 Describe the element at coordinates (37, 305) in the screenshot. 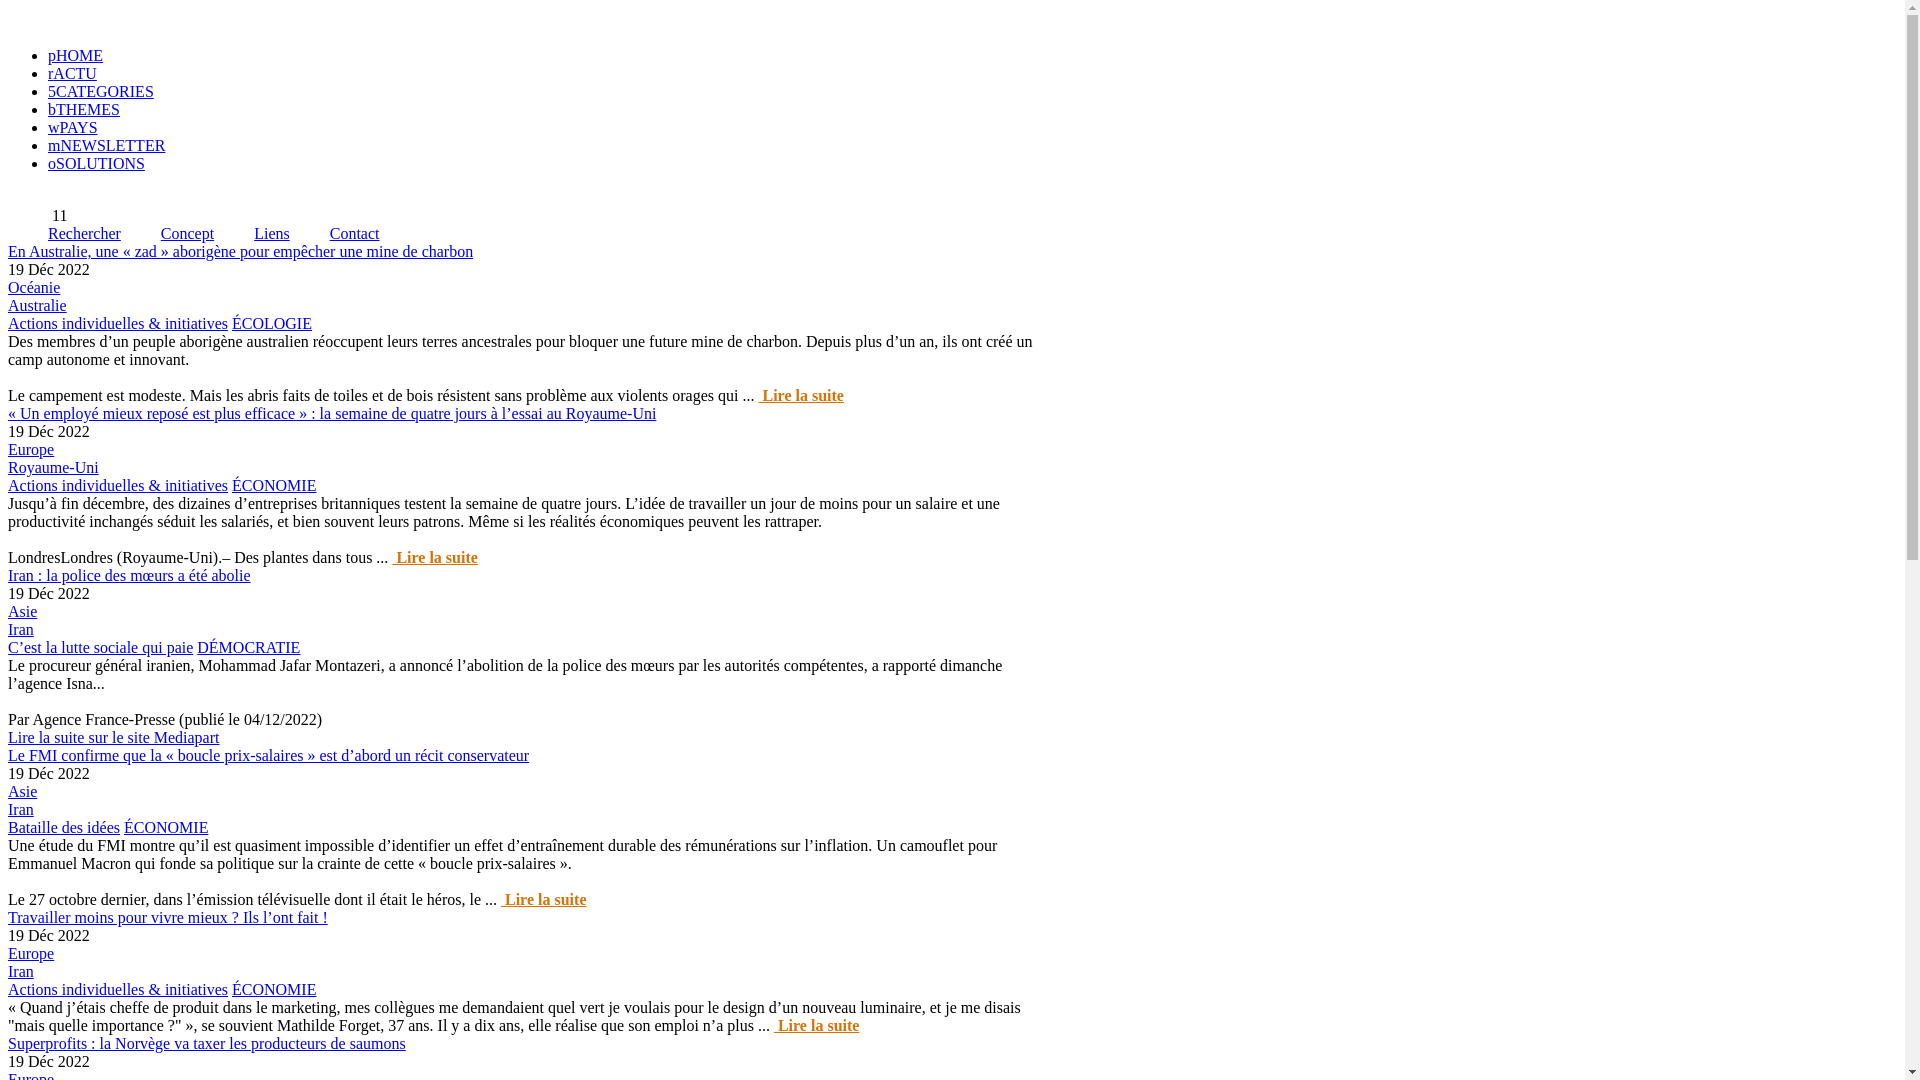

I see `'Australie'` at that location.